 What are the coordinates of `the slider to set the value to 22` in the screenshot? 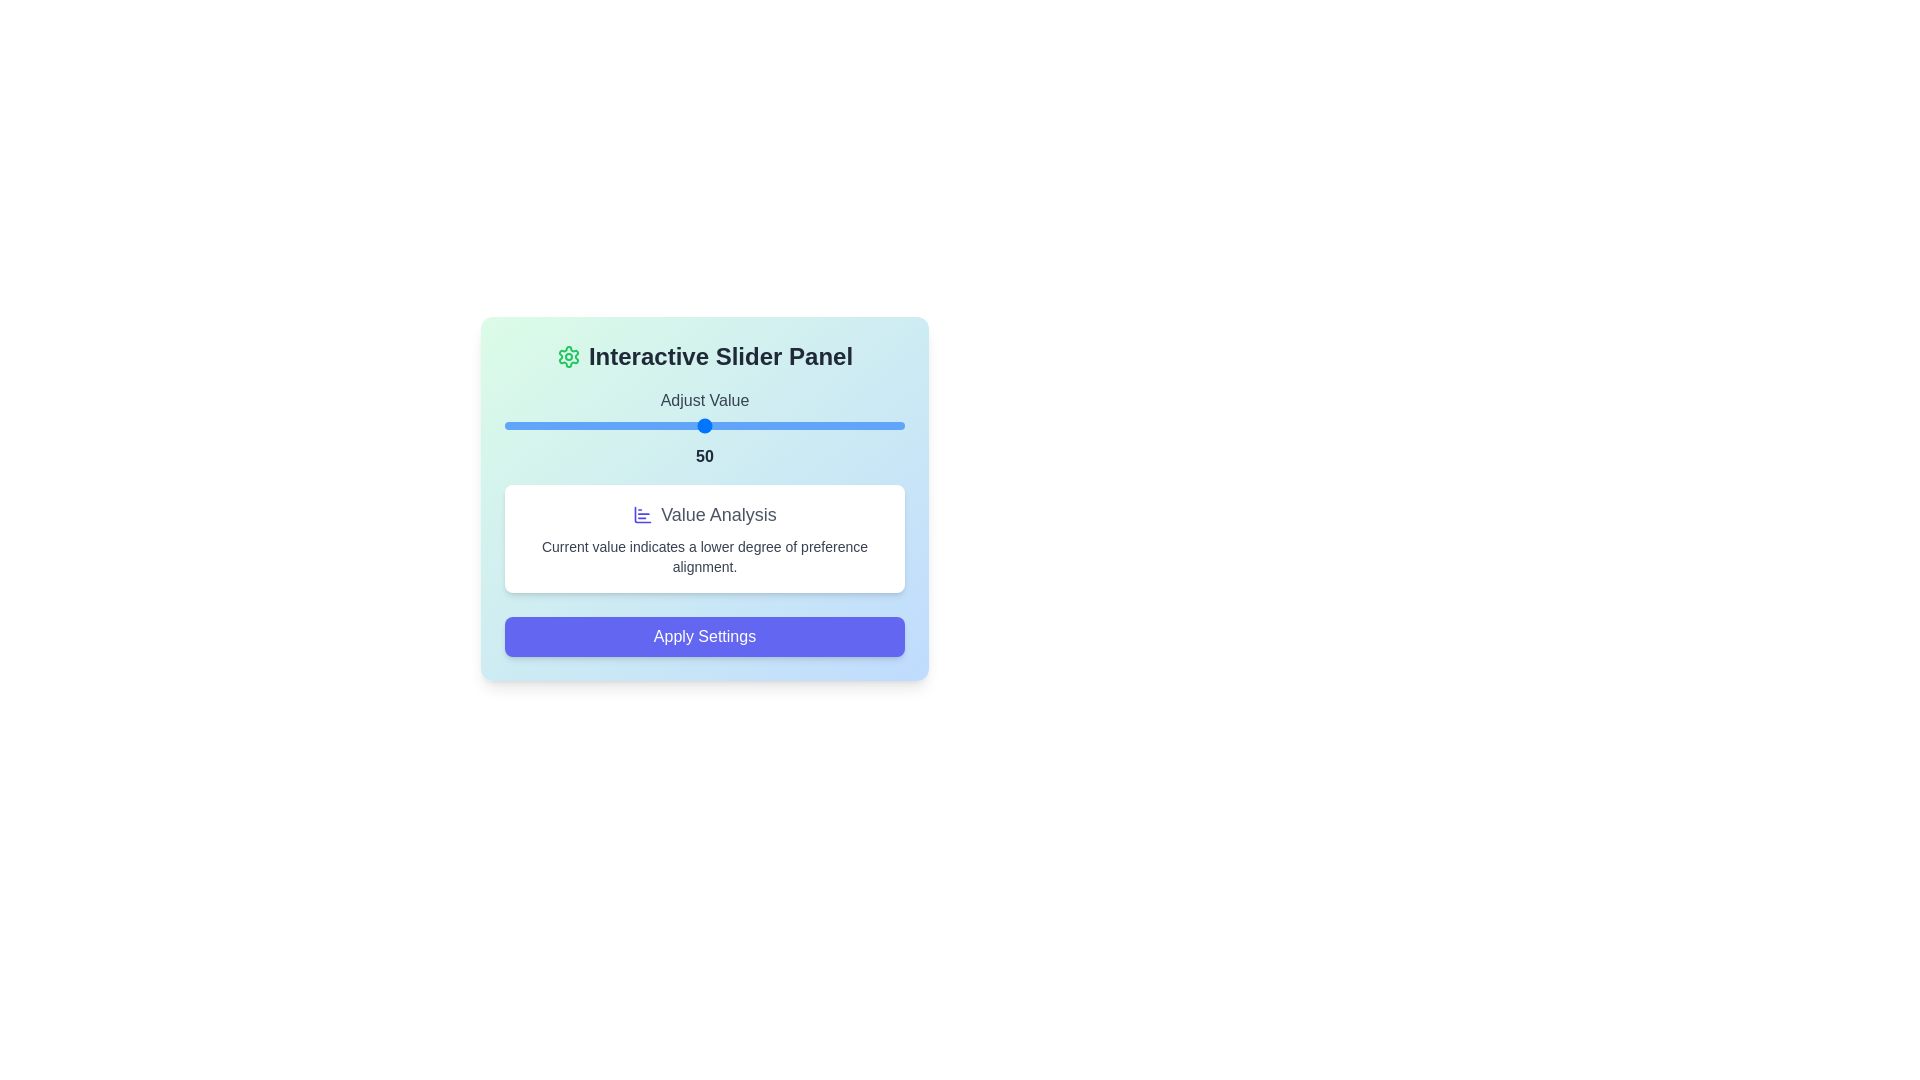 It's located at (592, 424).